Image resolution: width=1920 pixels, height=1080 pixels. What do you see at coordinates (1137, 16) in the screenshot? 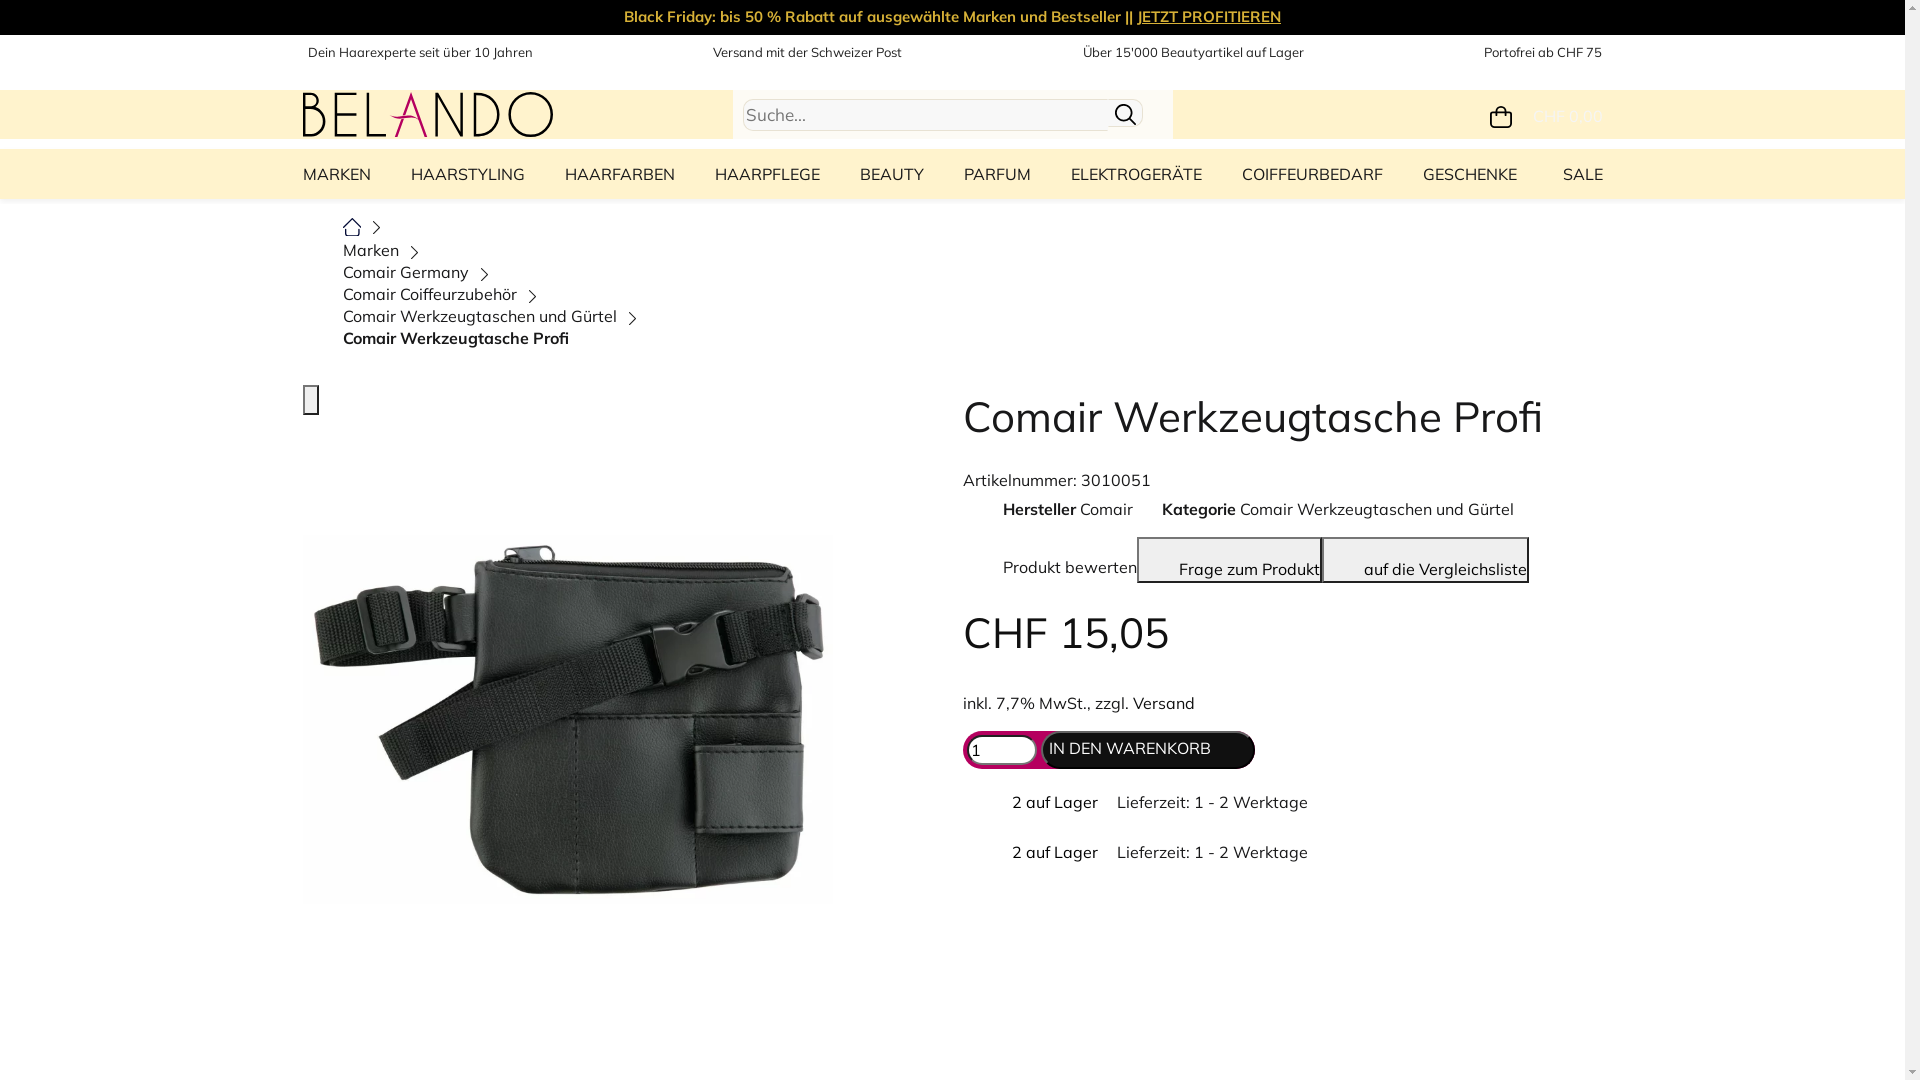
I see `'JETZT PROFITIEREN'` at bounding box center [1137, 16].